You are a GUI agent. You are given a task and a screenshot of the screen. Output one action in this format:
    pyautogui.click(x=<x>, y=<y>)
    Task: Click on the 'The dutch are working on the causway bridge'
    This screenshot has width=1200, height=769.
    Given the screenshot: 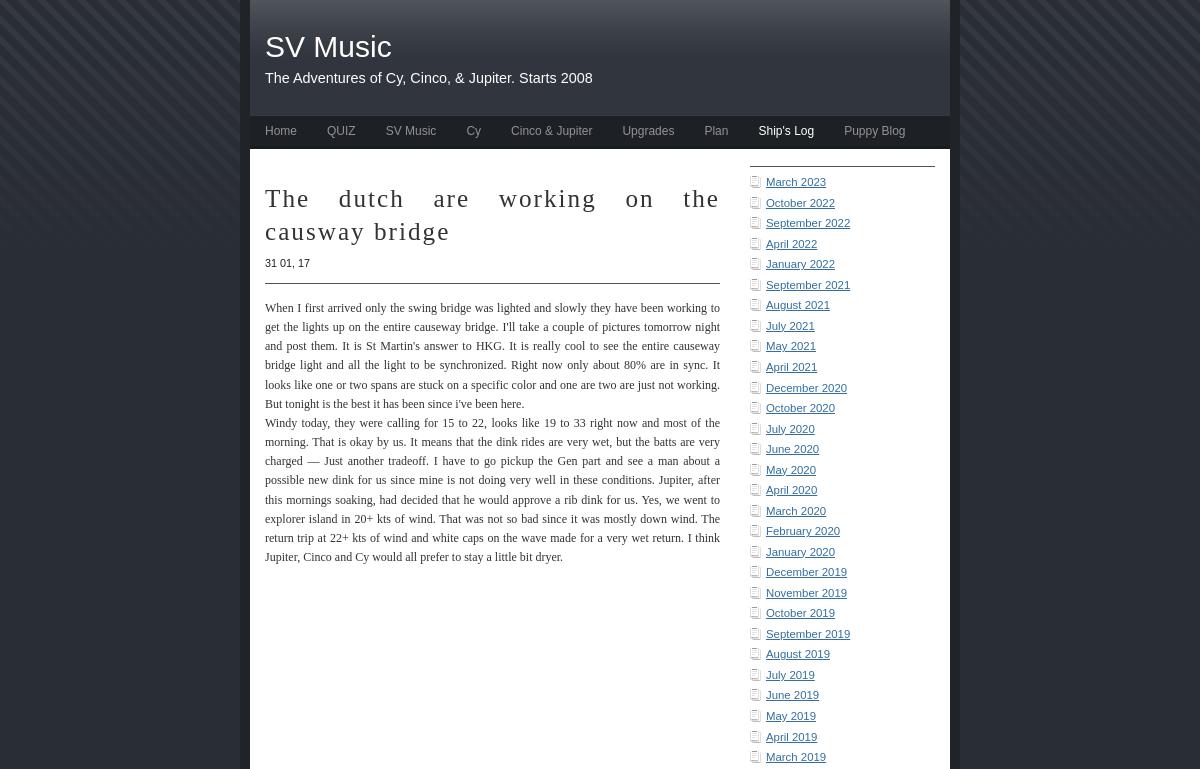 What is the action you would take?
    pyautogui.click(x=491, y=214)
    